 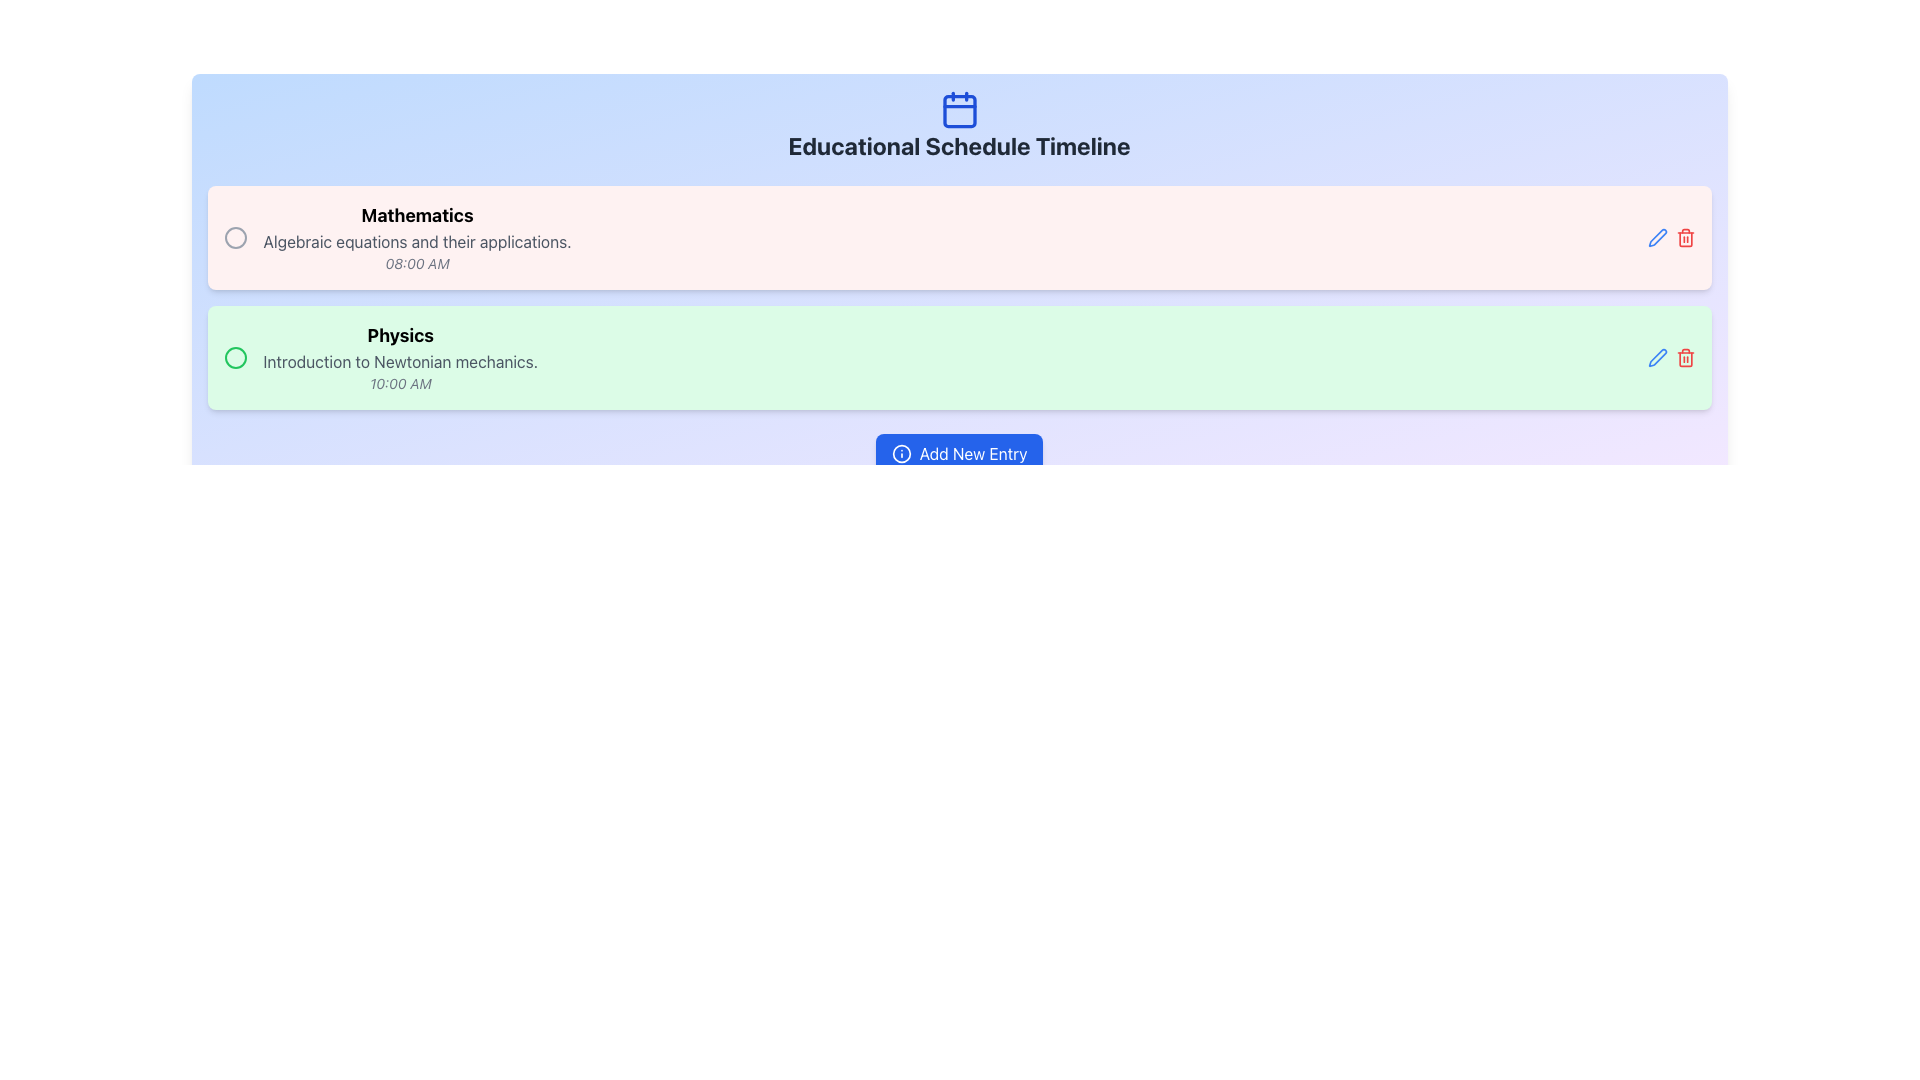 What do you see at coordinates (958, 454) in the screenshot?
I see `the 'Add New Entry' button, which is a rounded rectangle with white text on a blue background` at bounding box center [958, 454].